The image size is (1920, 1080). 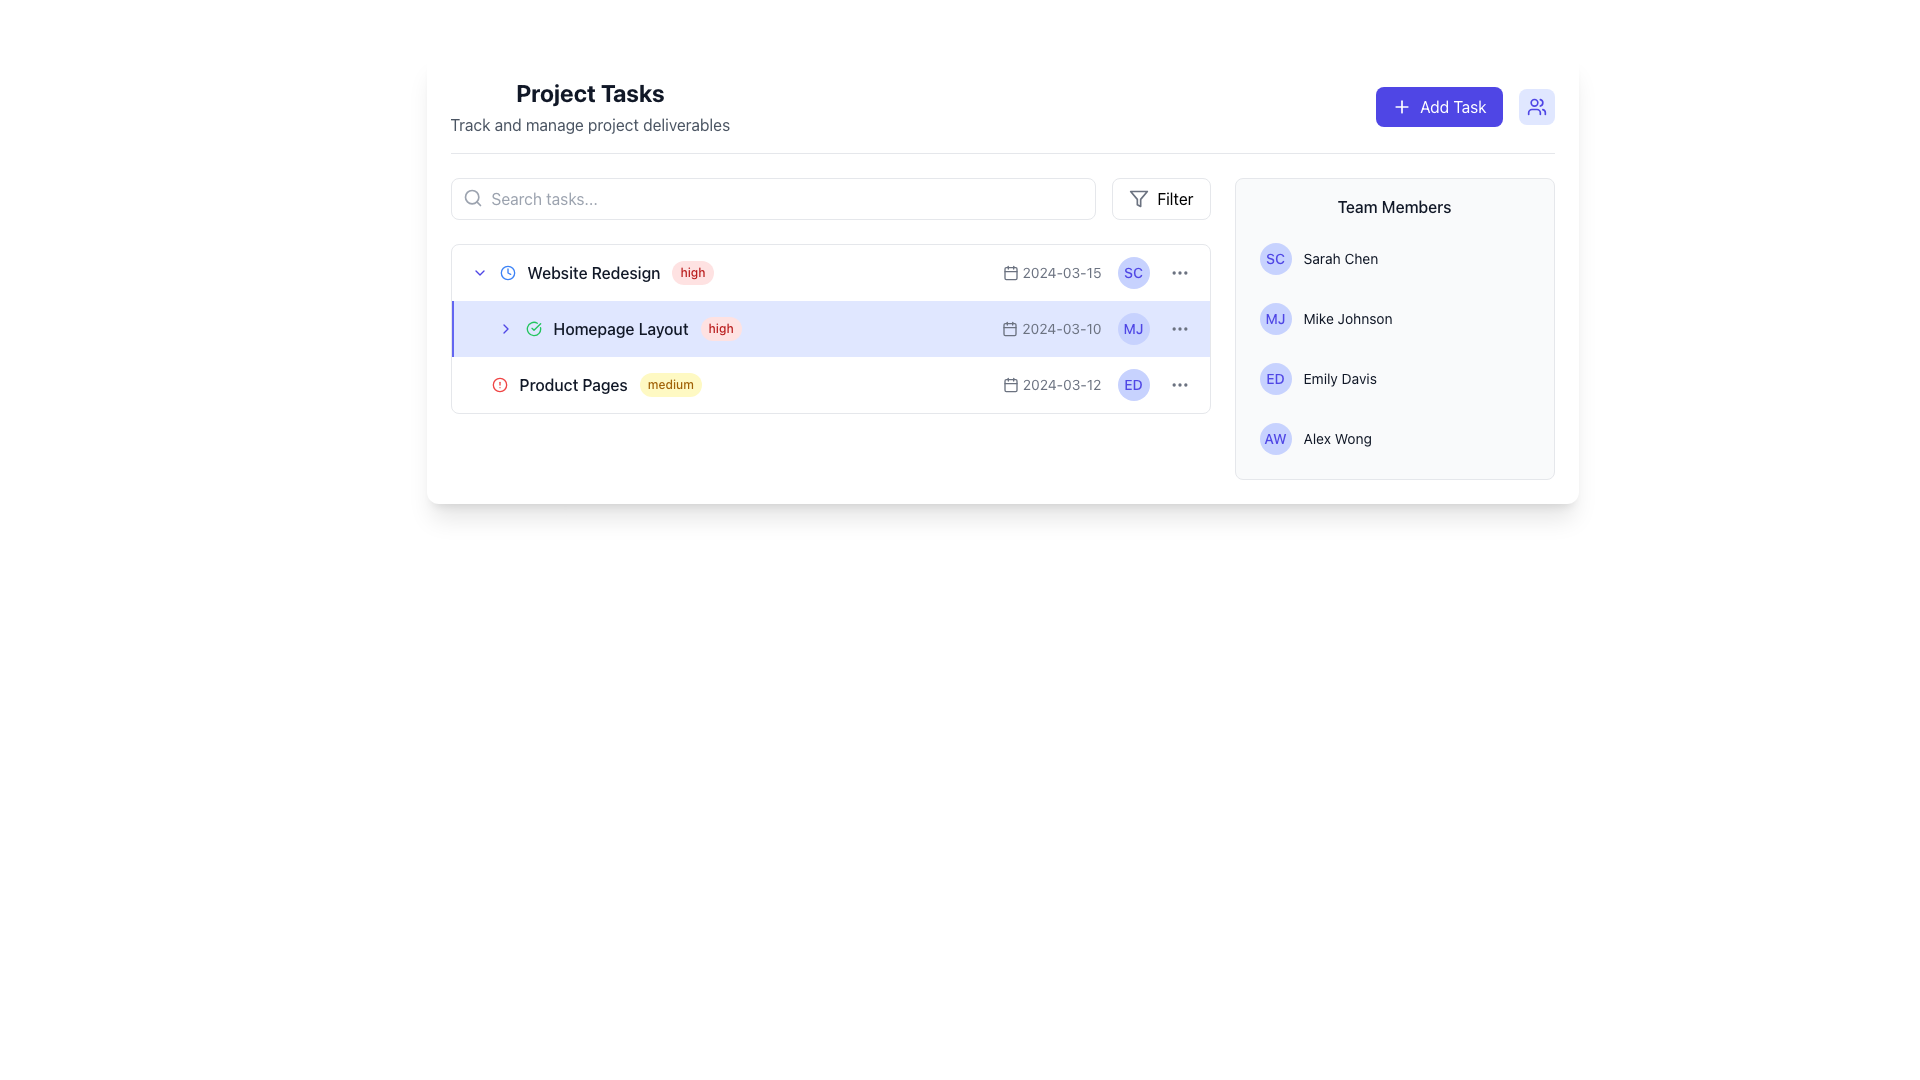 I want to click on the circular avatar badge representing team member 'MJ' located, so click(x=1274, y=318).